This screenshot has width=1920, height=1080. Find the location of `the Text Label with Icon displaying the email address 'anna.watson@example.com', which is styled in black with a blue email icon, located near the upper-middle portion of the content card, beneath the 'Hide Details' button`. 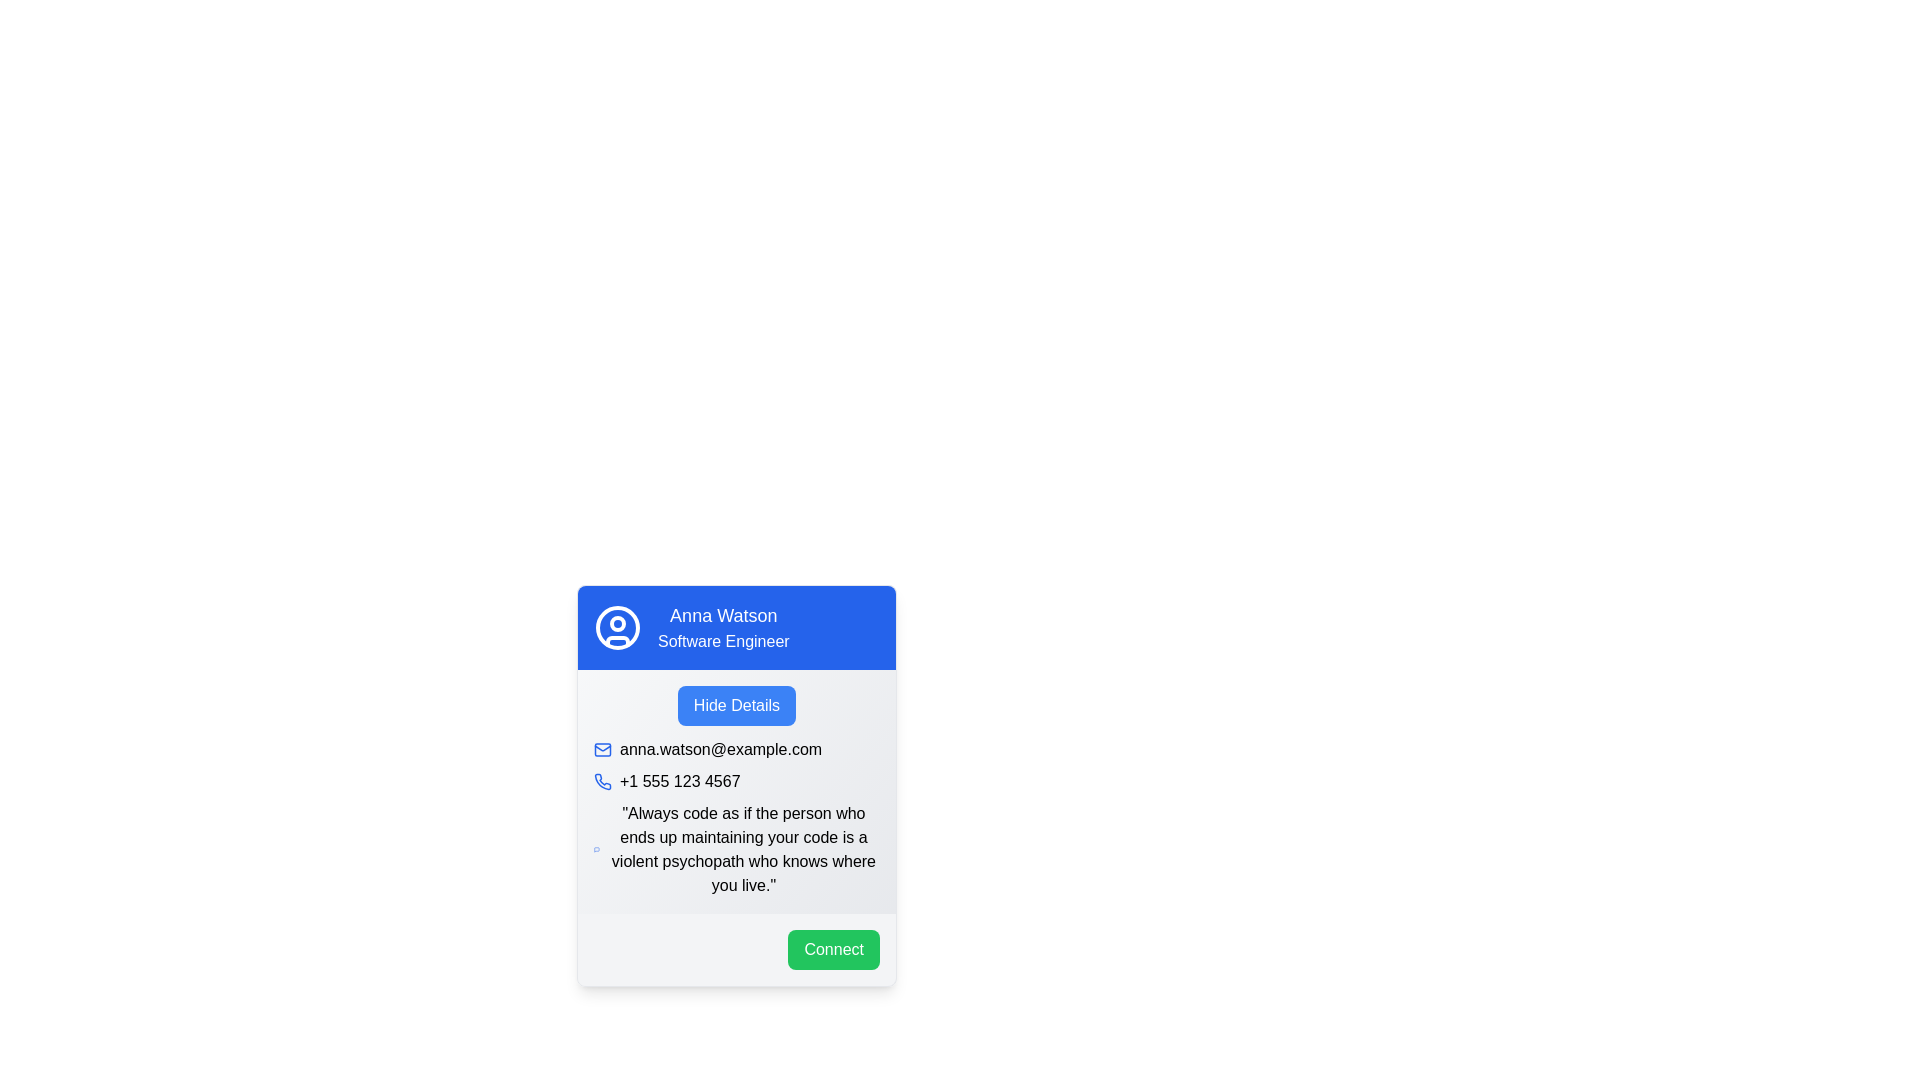

the Text Label with Icon displaying the email address 'anna.watson@example.com', which is styled in black with a blue email icon, located near the upper-middle portion of the content card, beneath the 'Hide Details' button is located at coordinates (736, 749).